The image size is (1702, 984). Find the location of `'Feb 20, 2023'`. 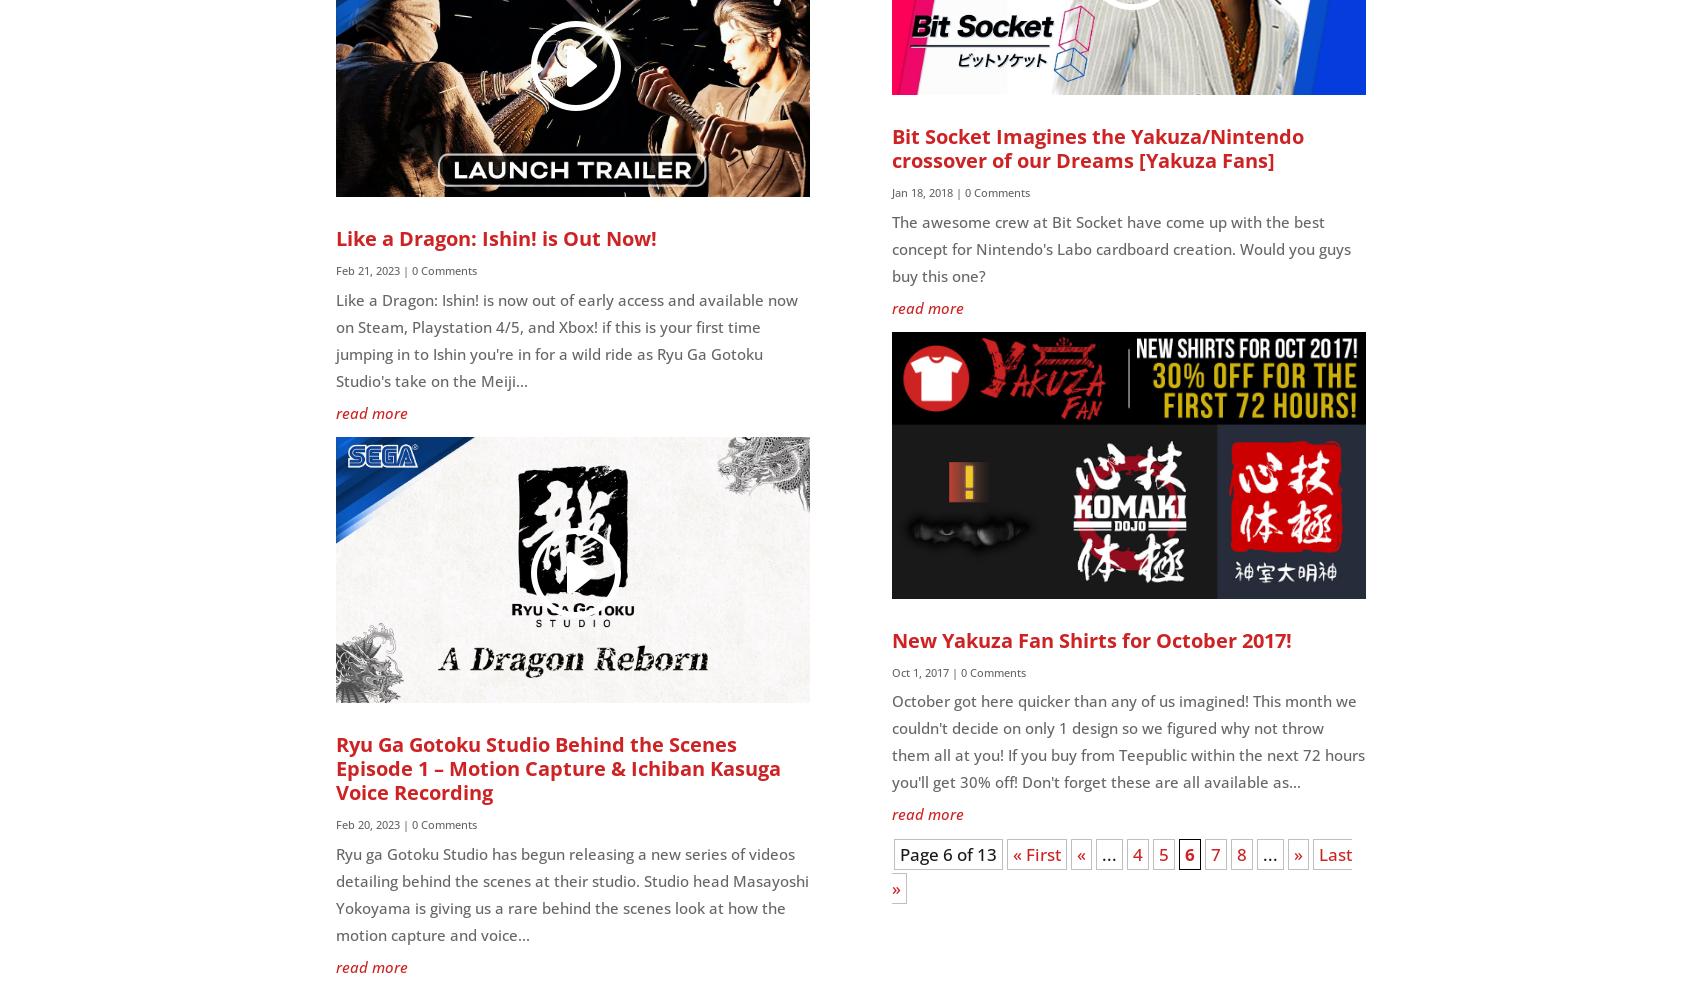

'Feb 20, 2023' is located at coordinates (367, 823).